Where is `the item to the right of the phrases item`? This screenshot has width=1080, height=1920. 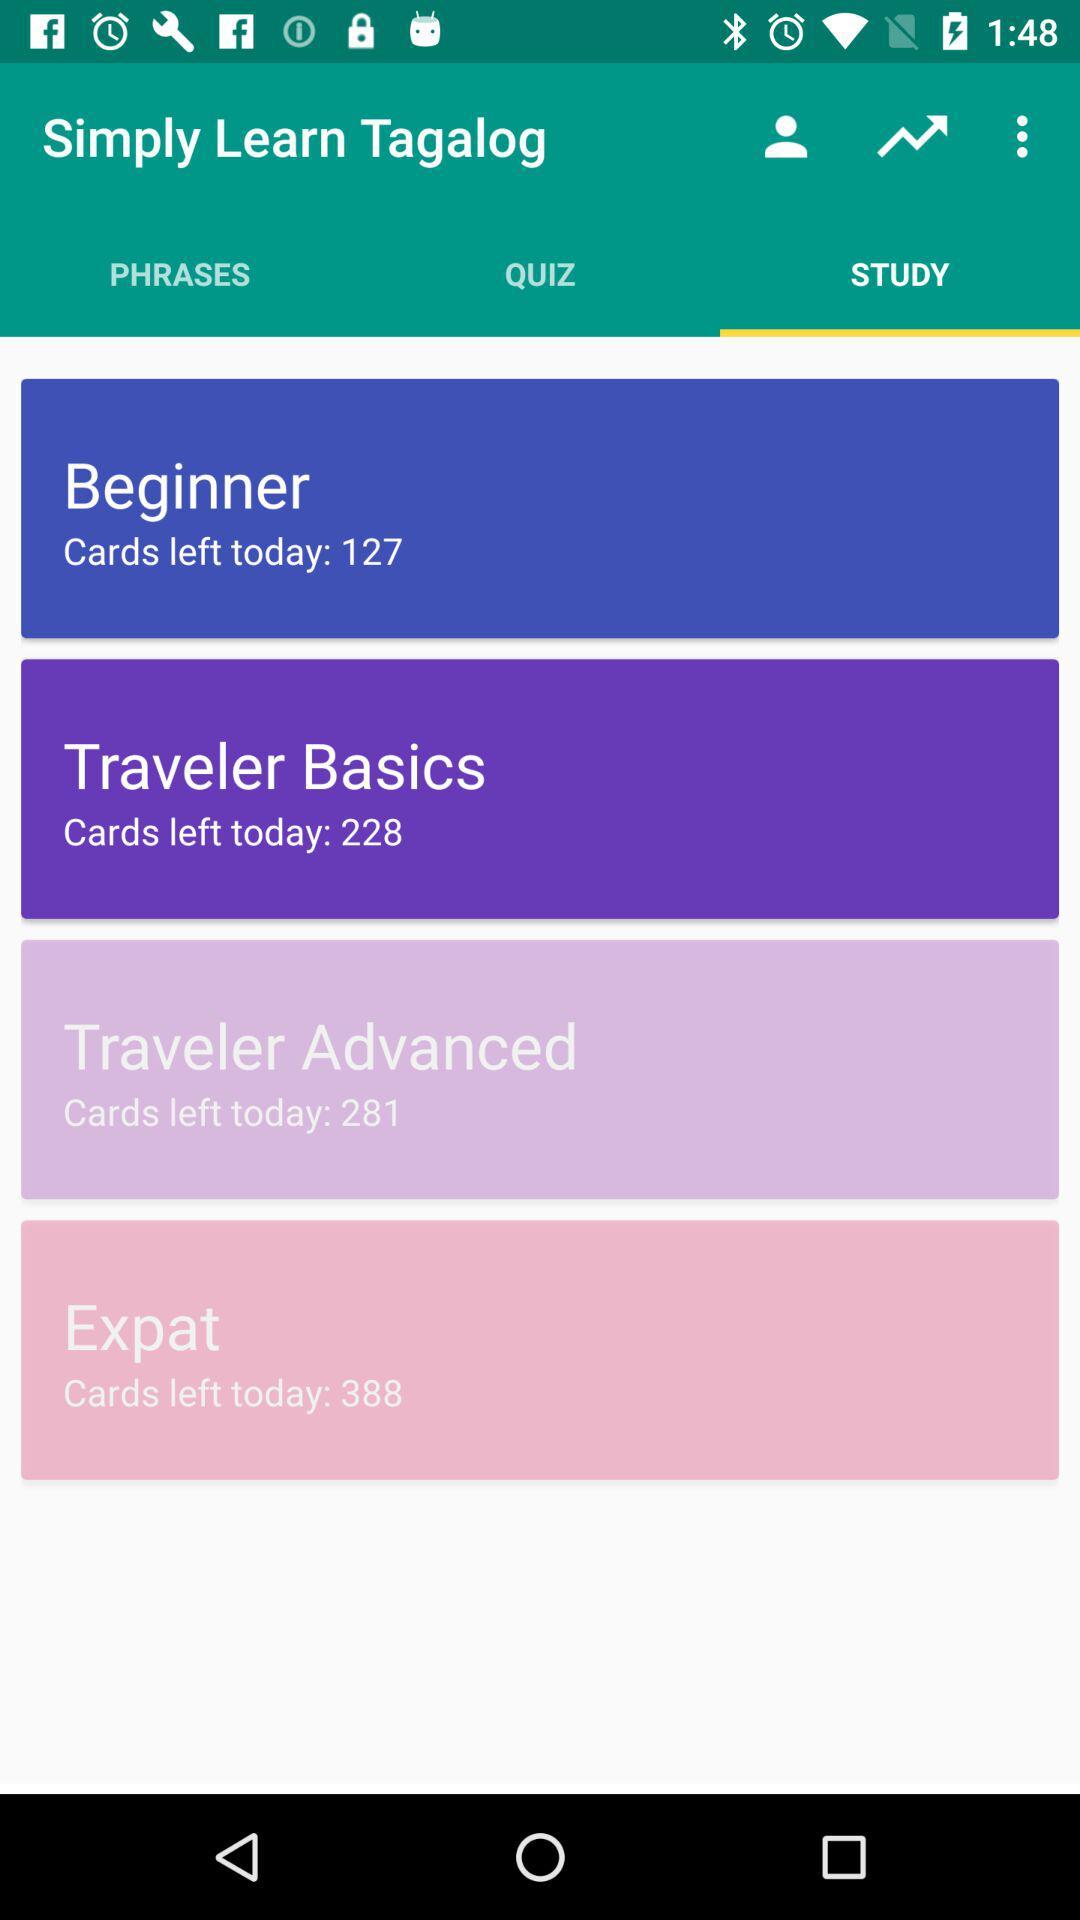
the item to the right of the phrases item is located at coordinates (540, 272).